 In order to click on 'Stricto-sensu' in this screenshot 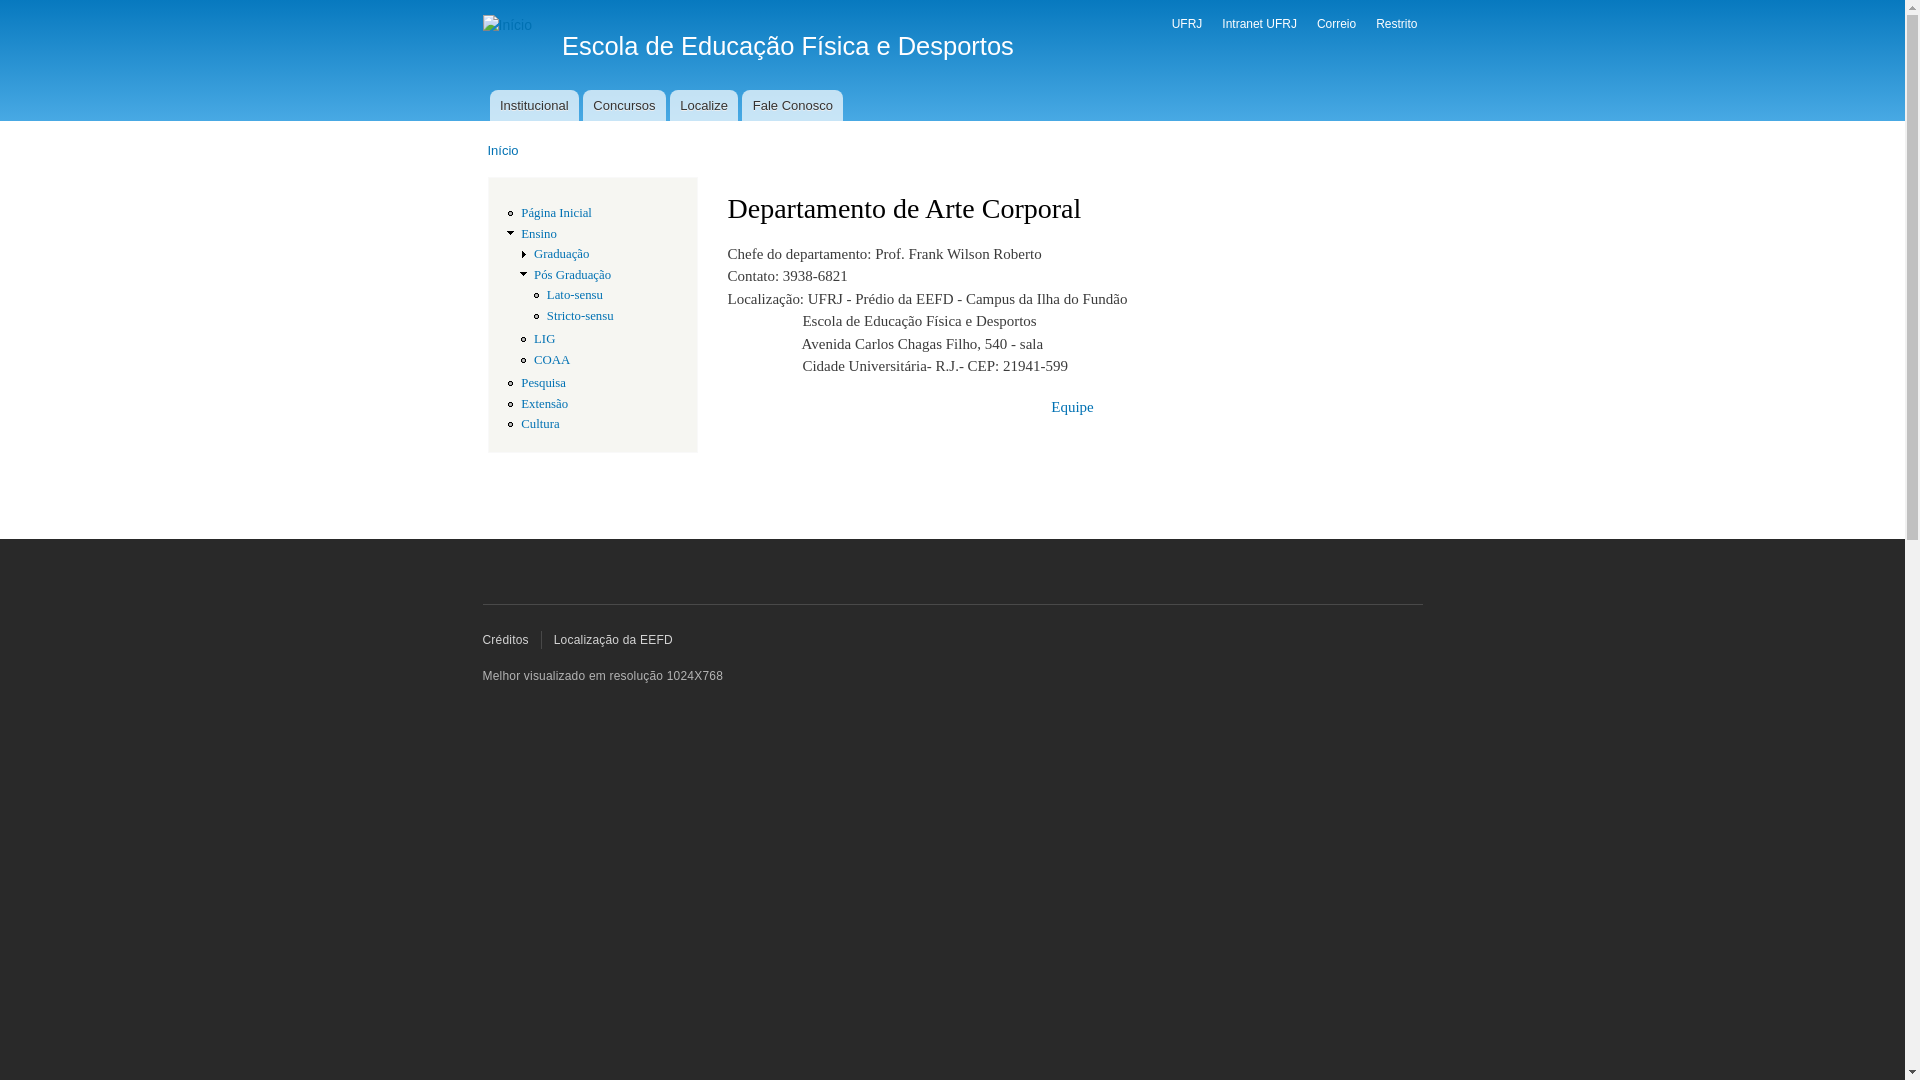, I will do `click(579, 315)`.